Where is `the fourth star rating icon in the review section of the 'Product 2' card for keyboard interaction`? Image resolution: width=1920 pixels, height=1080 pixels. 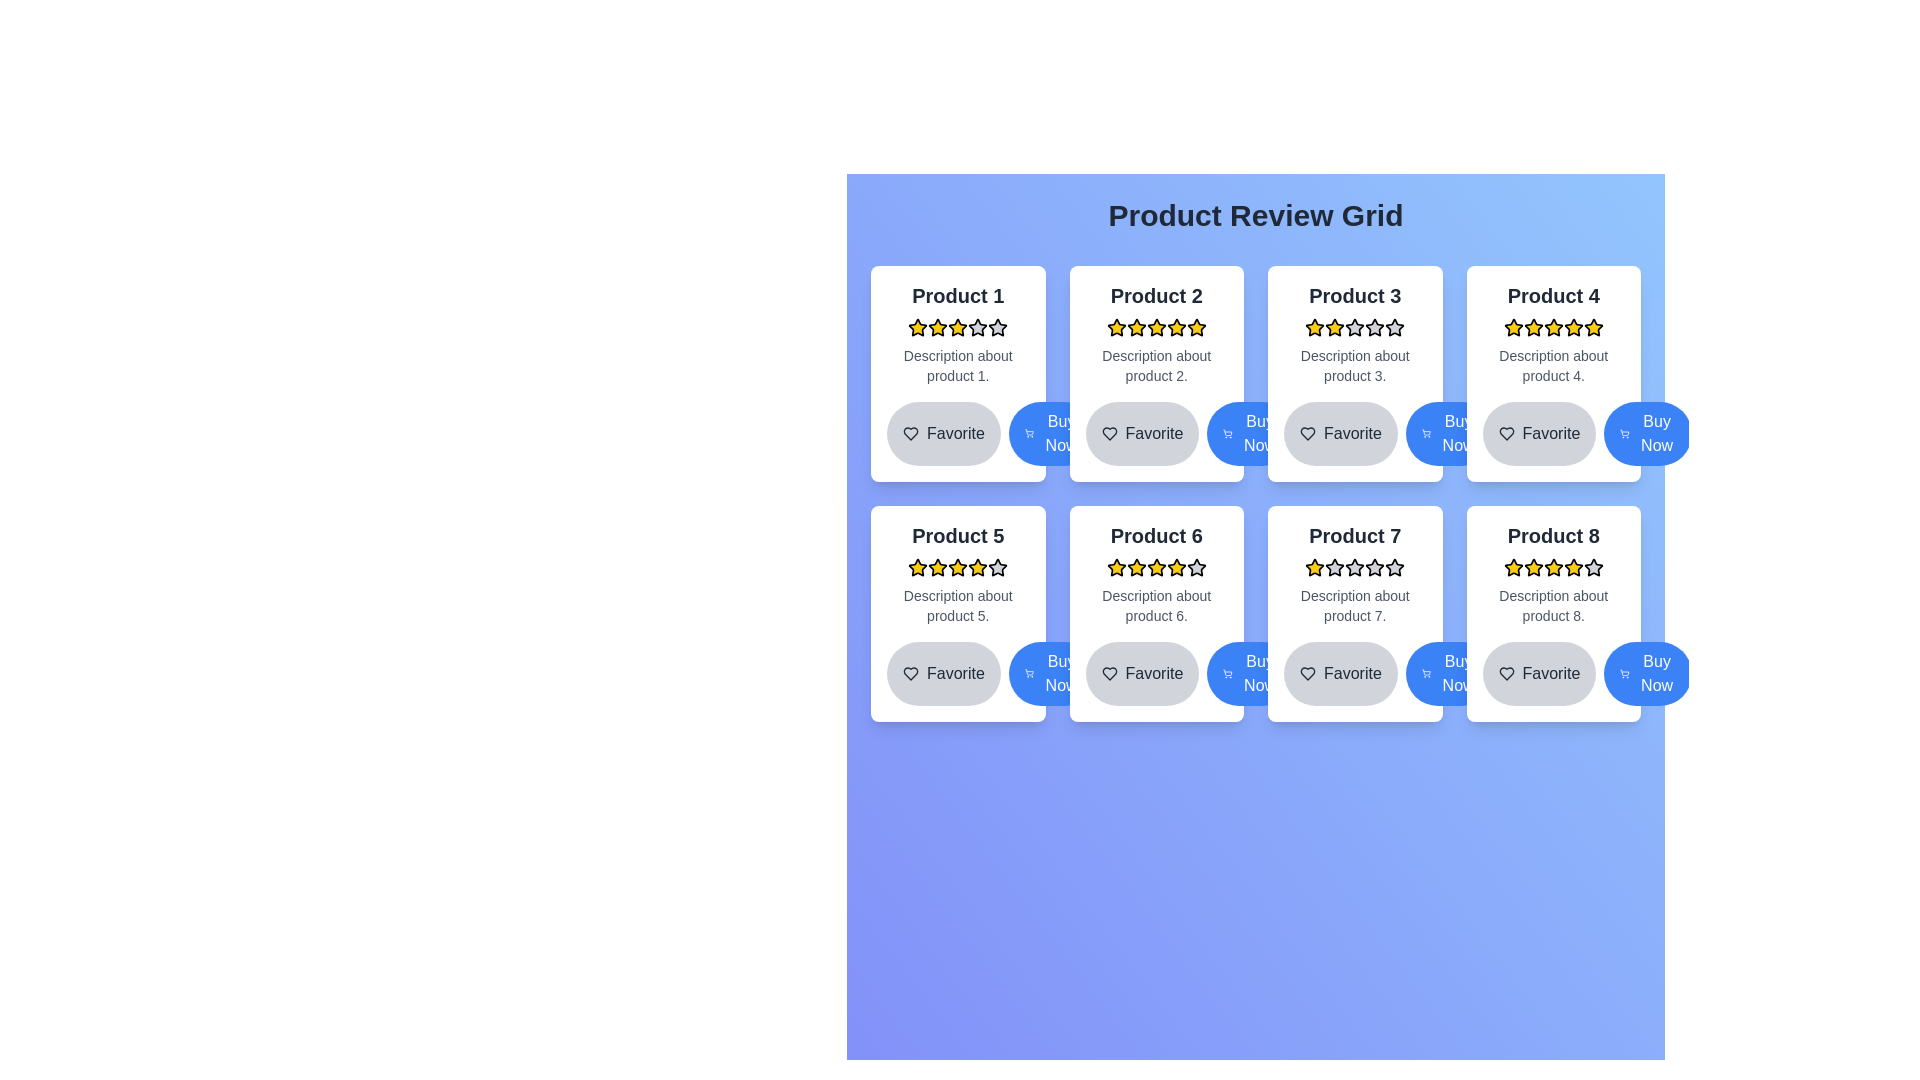 the fourth star rating icon in the review section of the 'Product 2' card for keyboard interaction is located at coordinates (1156, 326).